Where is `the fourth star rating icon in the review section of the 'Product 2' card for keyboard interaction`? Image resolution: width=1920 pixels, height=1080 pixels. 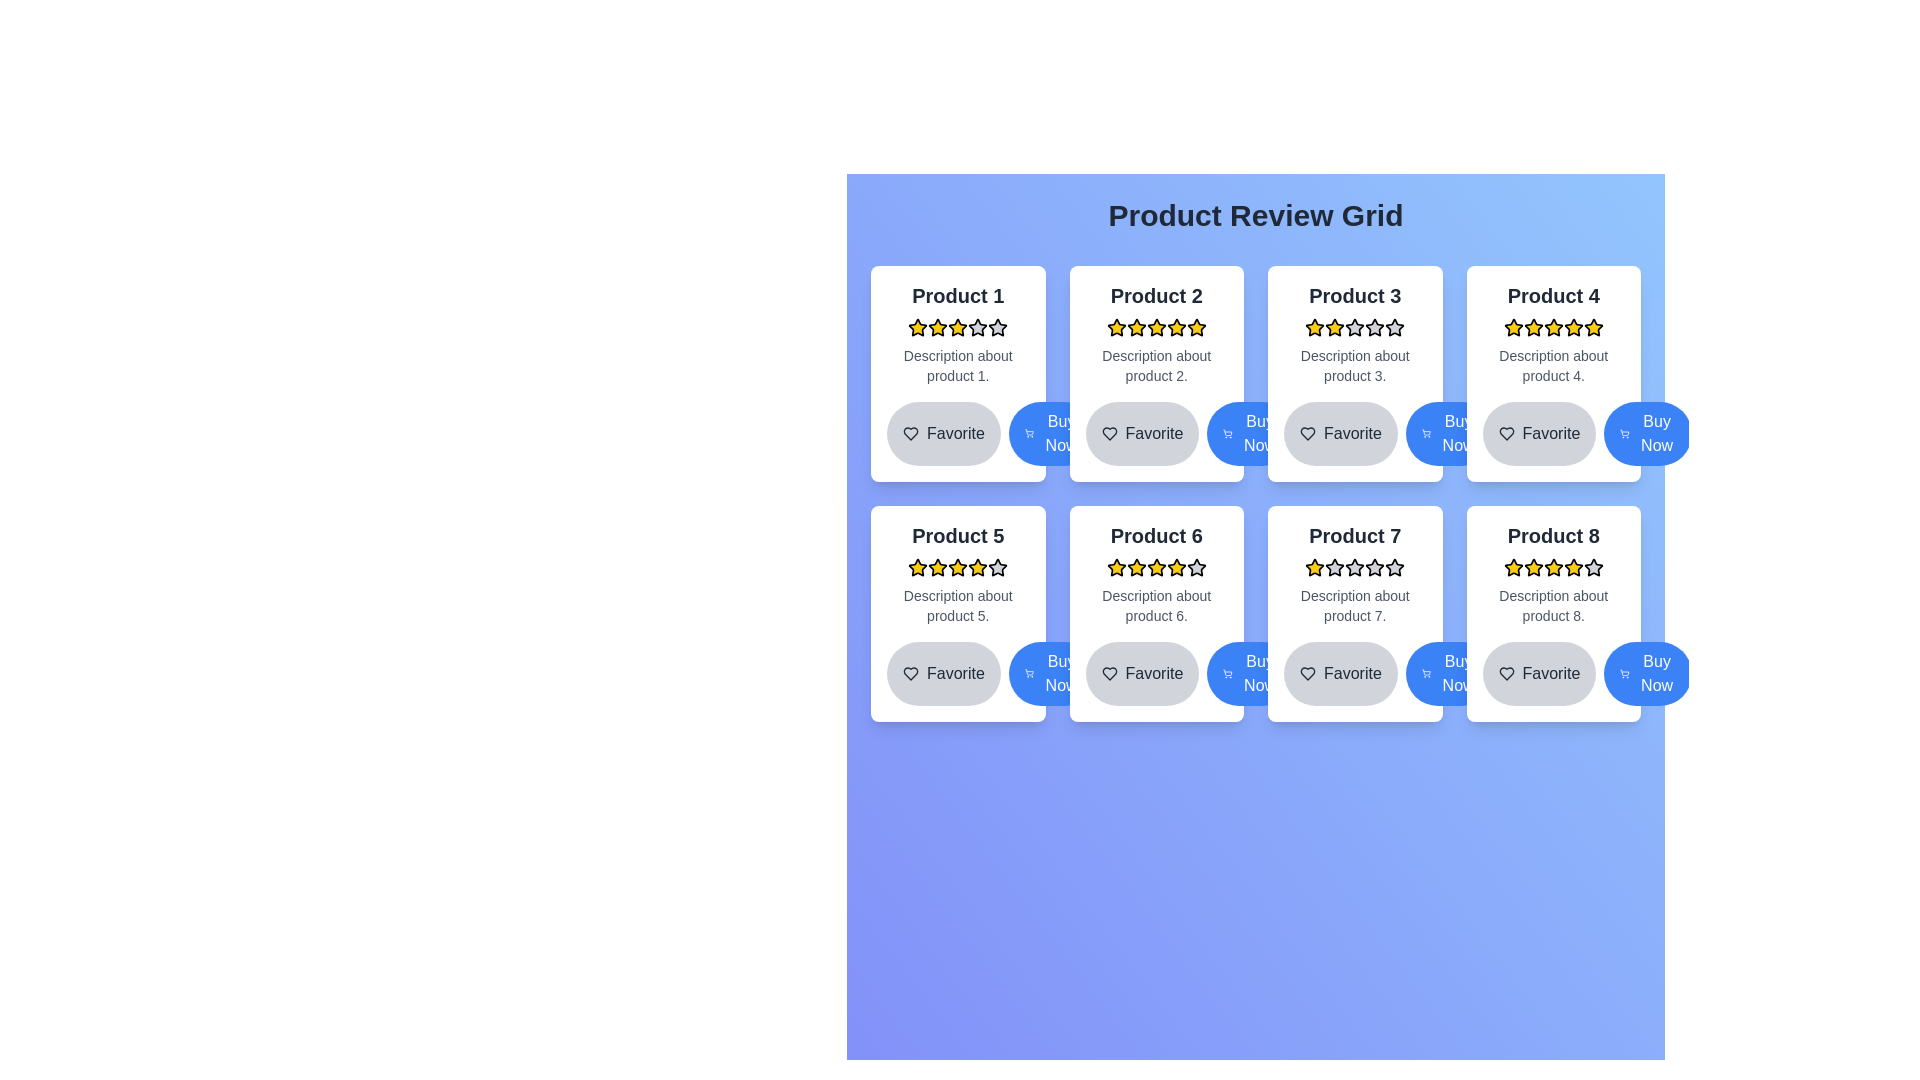 the fourth star rating icon in the review section of the 'Product 2' card for keyboard interaction is located at coordinates (1156, 326).